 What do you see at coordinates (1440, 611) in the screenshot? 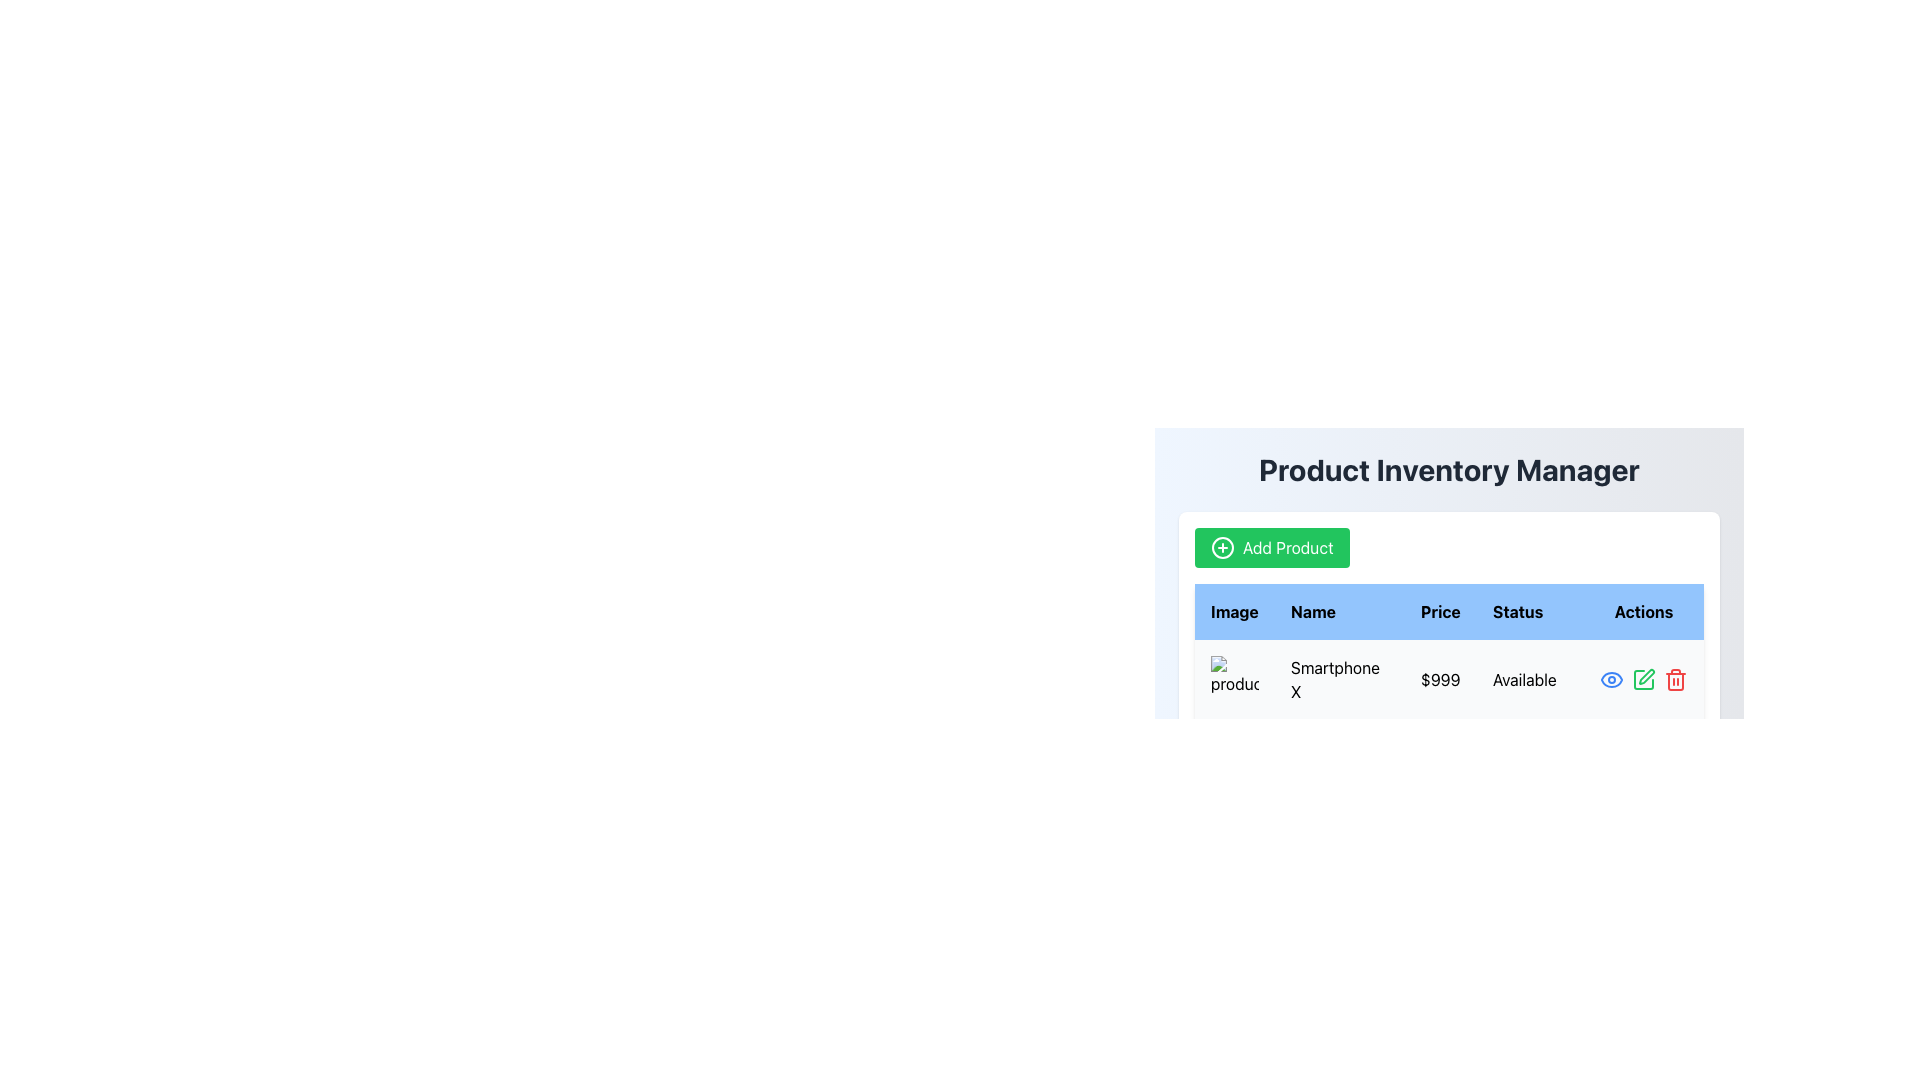
I see `the 'Price' text label, which is centrally aligned and styled on a blue background, located in the header row of a table-like layout` at bounding box center [1440, 611].